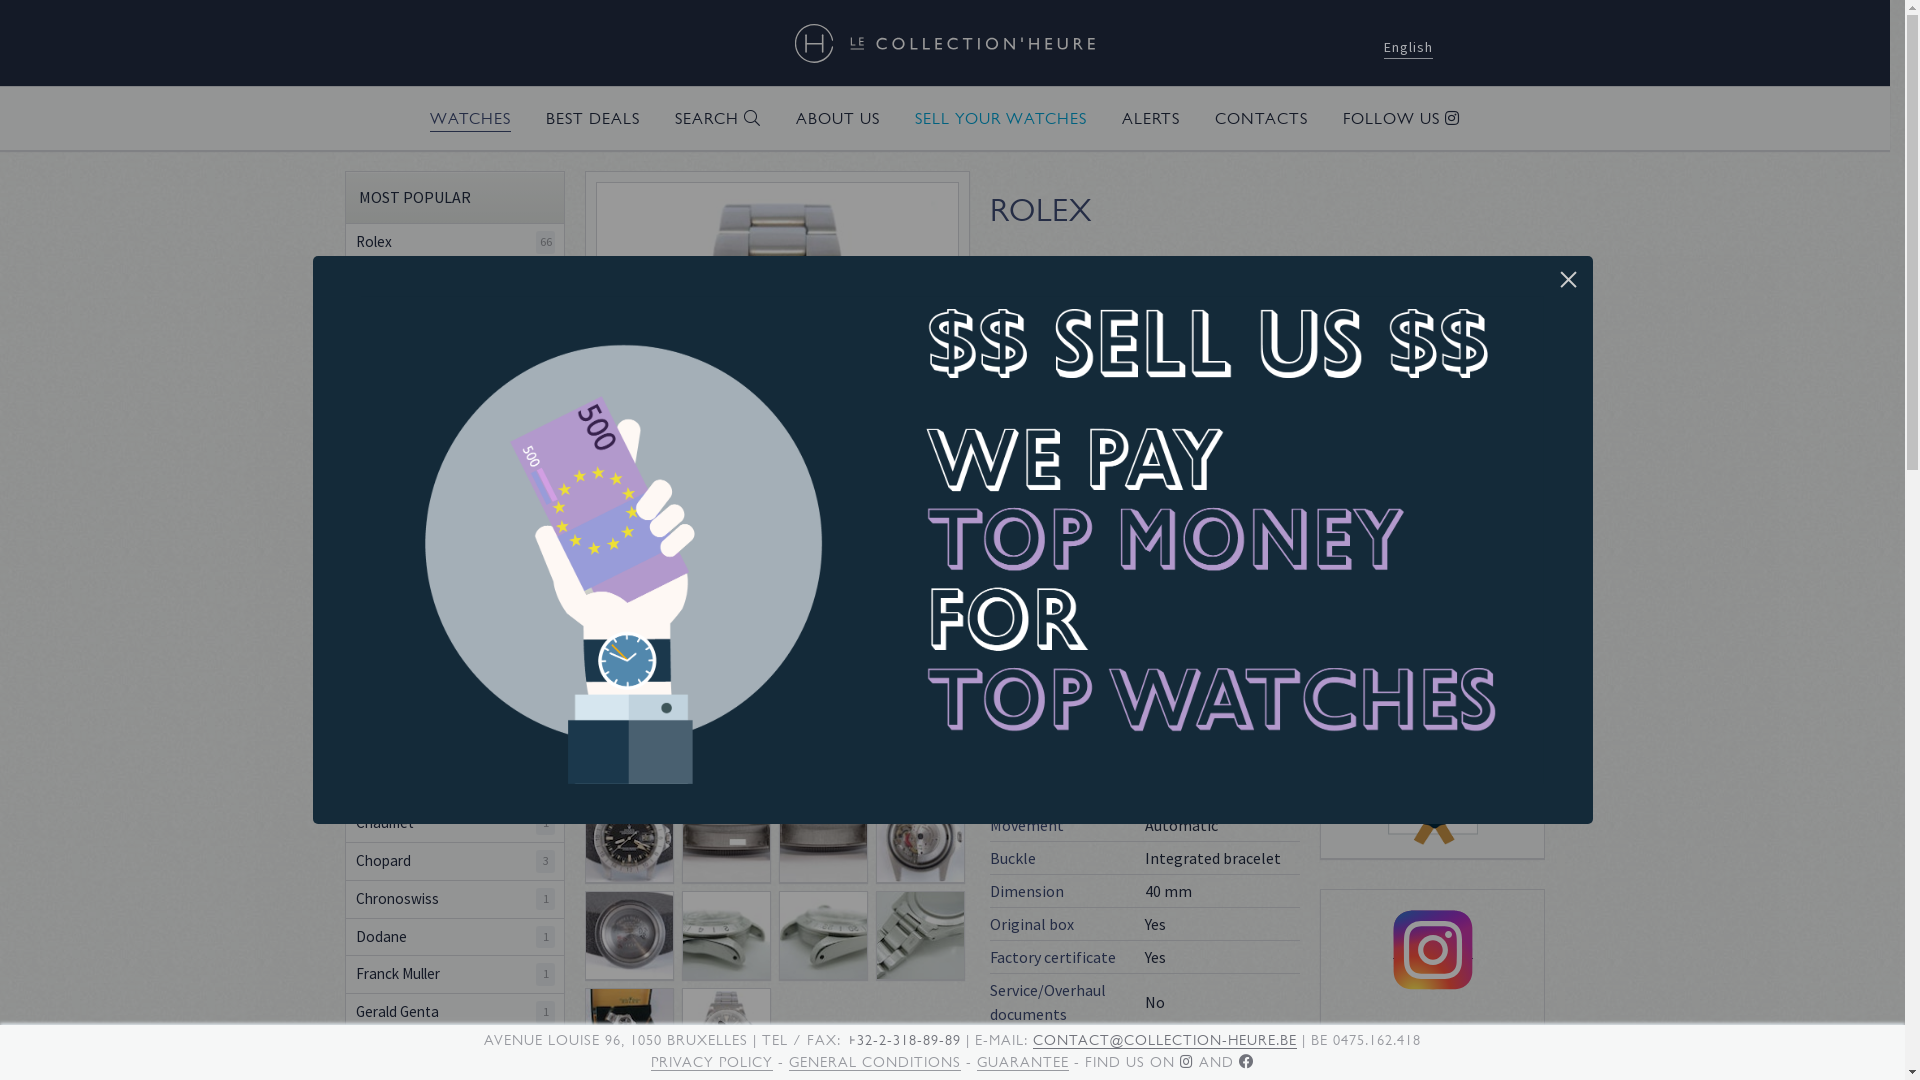  I want to click on 'BEST DEALS', so click(592, 119).